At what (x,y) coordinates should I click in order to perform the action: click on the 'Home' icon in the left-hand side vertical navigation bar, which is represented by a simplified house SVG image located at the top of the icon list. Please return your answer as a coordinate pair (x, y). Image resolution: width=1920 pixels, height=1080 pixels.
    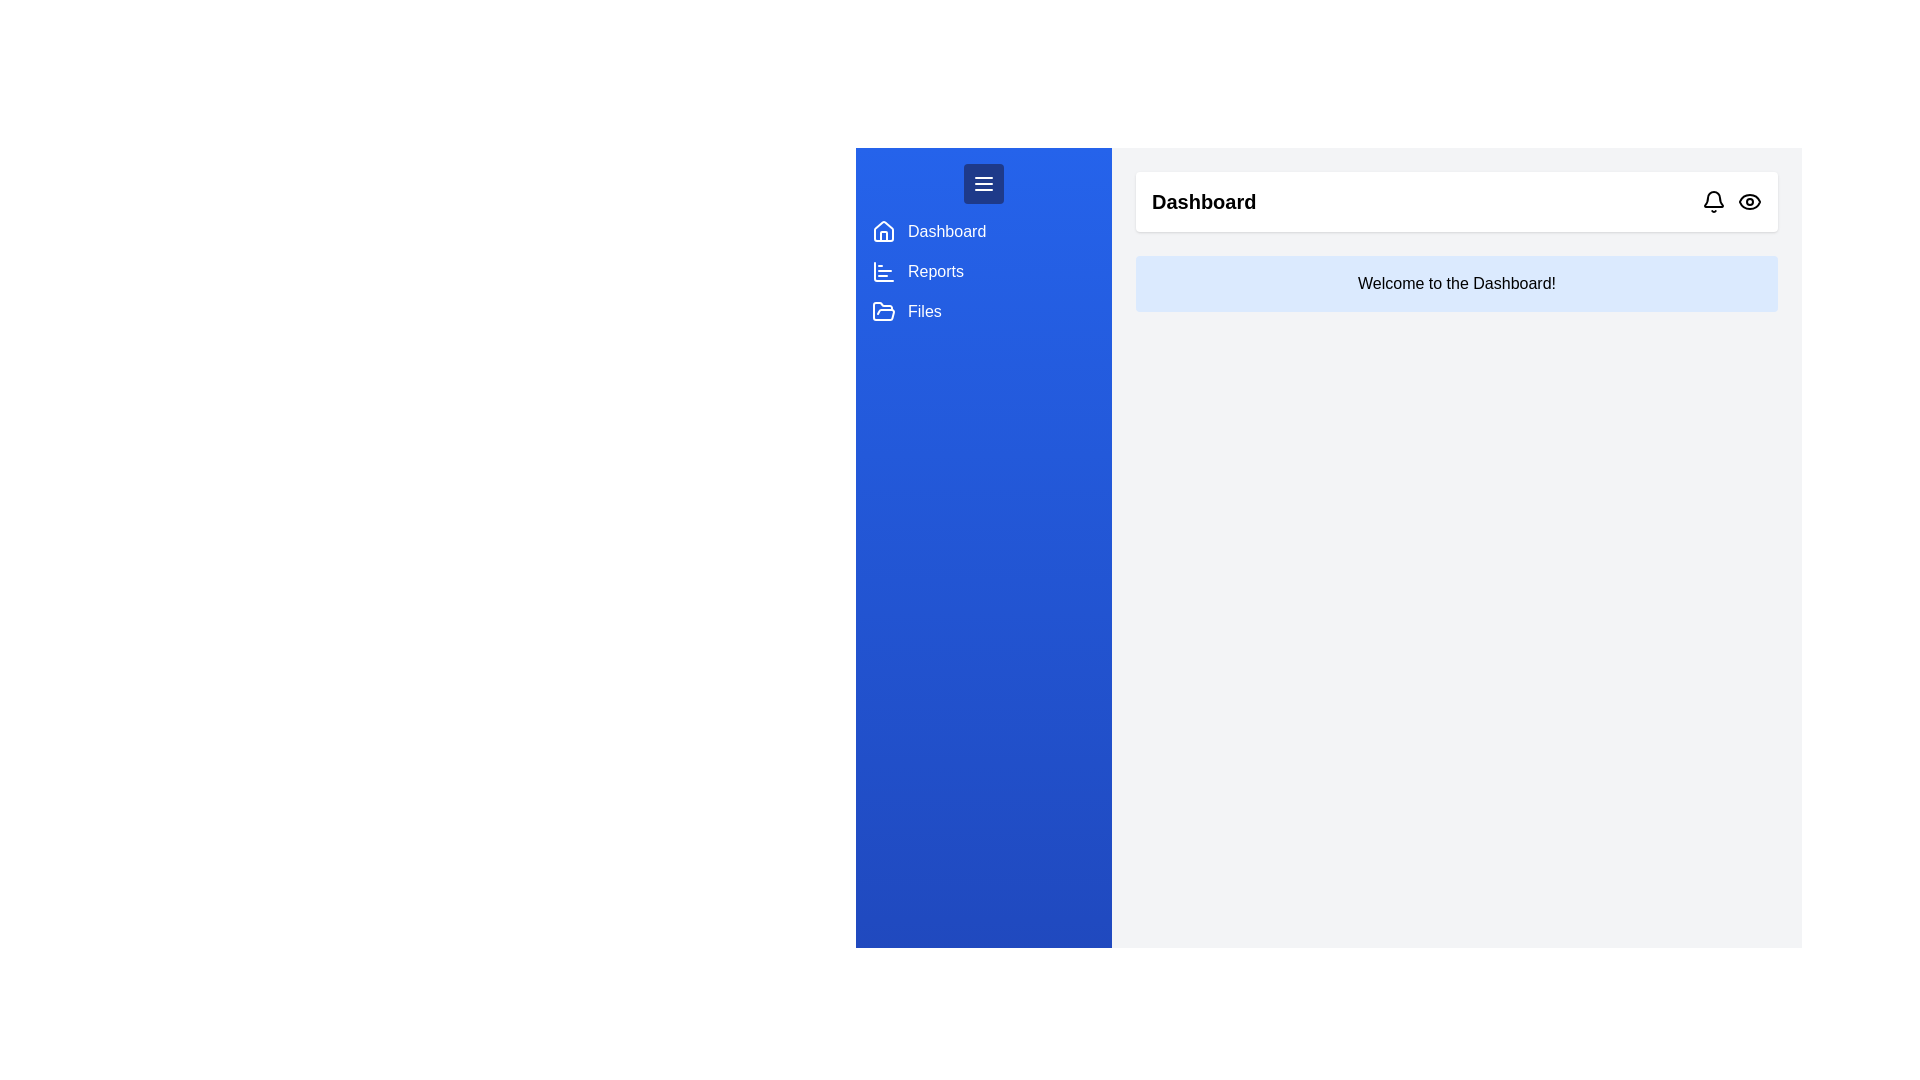
    Looking at the image, I should click on (882, 235).